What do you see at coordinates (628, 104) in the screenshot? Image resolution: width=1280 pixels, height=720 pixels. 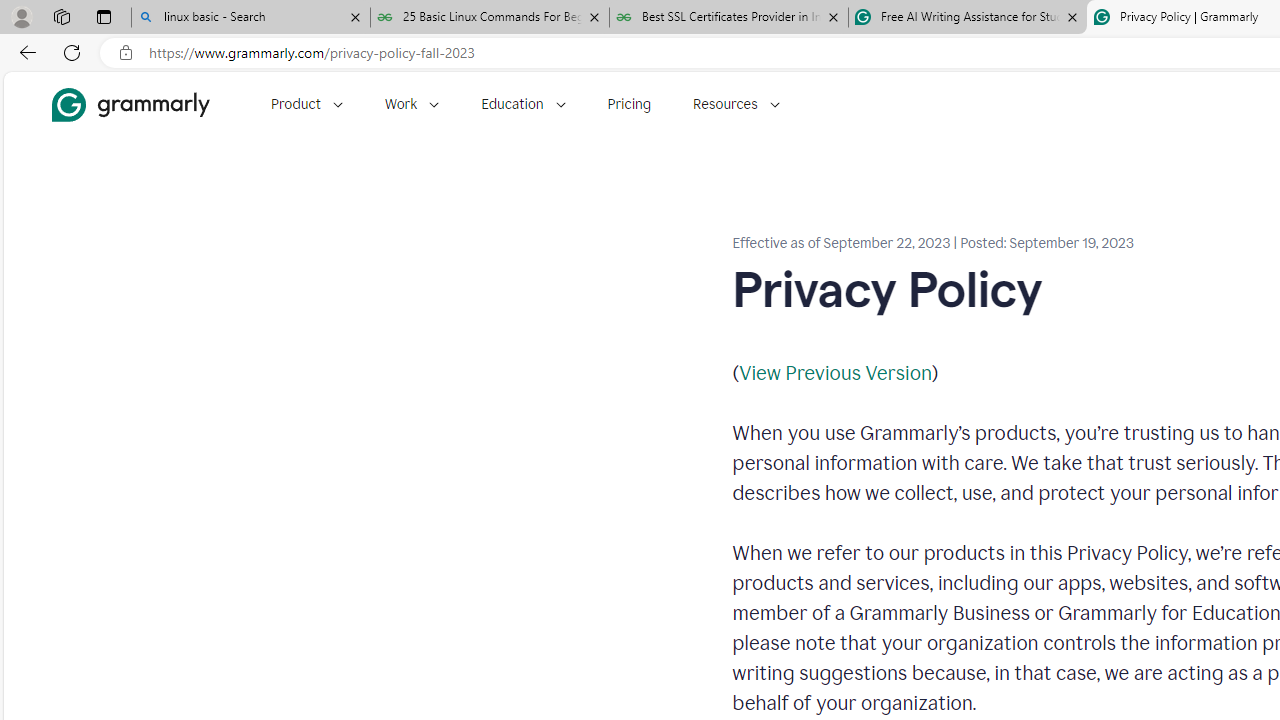 I see `'Pricing'` at bounding box center [628, 104].